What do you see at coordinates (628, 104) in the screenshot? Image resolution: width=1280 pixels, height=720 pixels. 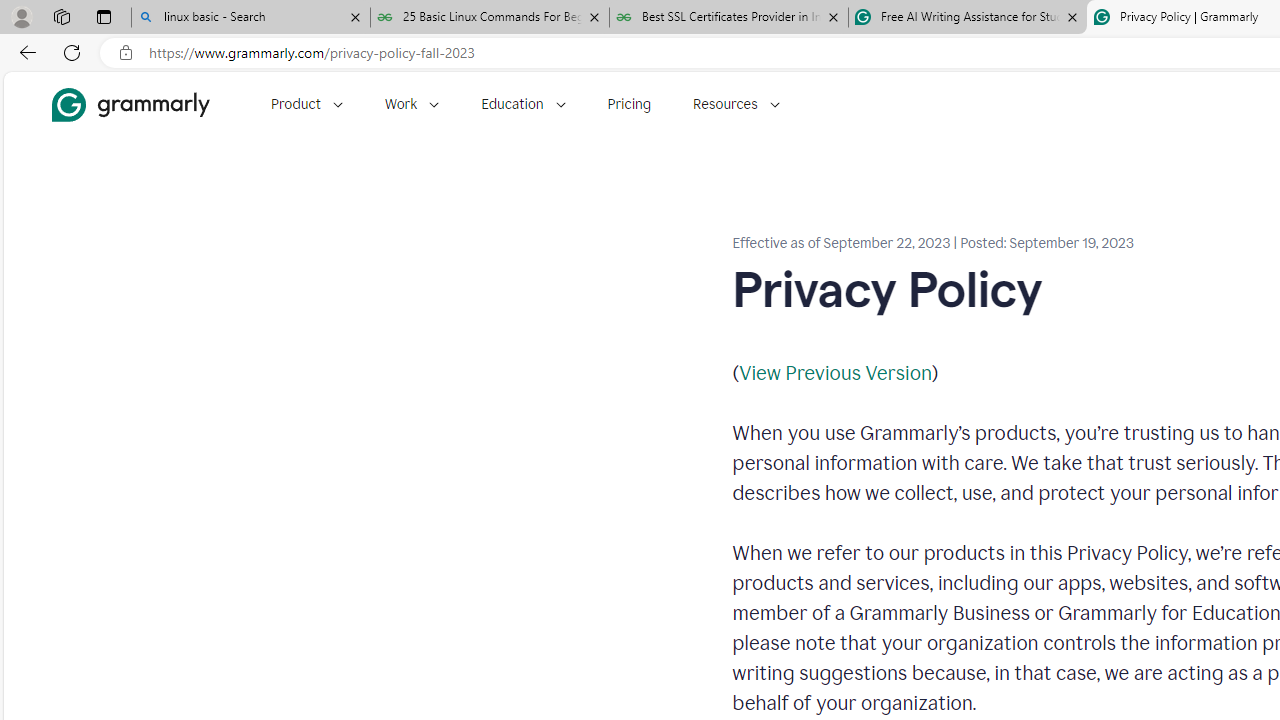 I see `'Pricing'` at bounding box center [628, 104].